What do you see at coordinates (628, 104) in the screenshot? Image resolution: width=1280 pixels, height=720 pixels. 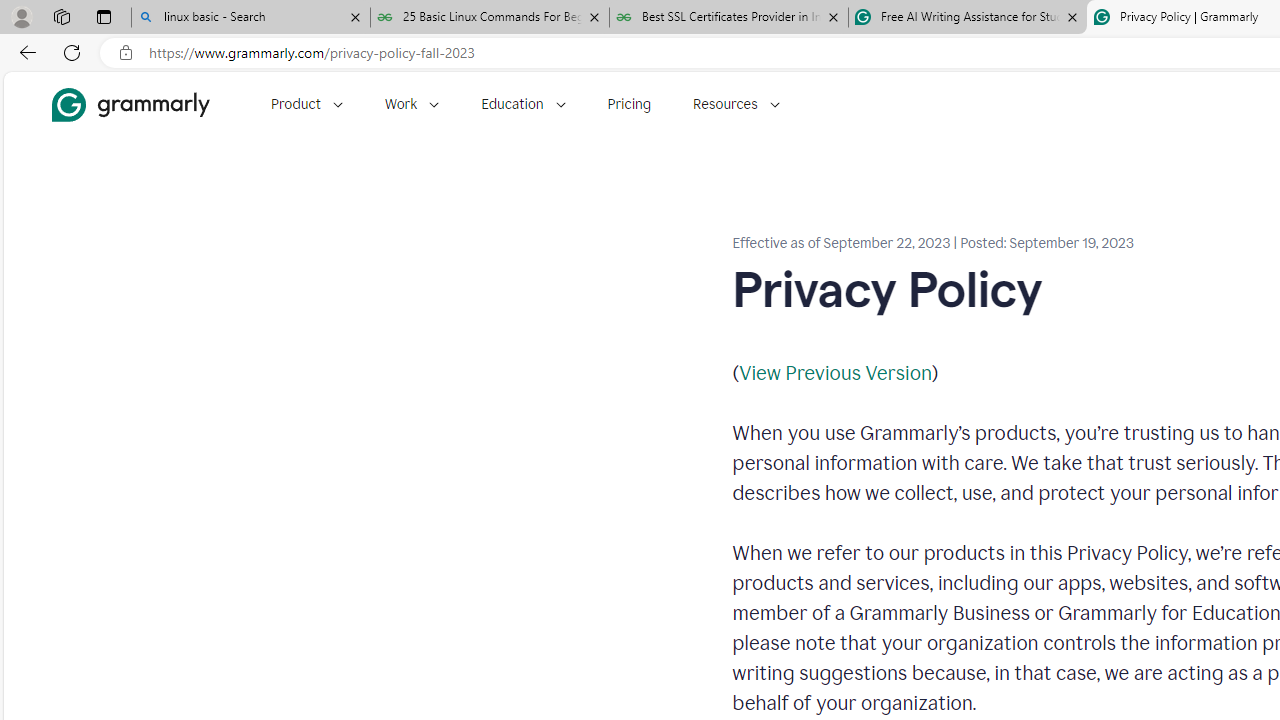 I see `'Pricing'` at bounding box center [628, 104].